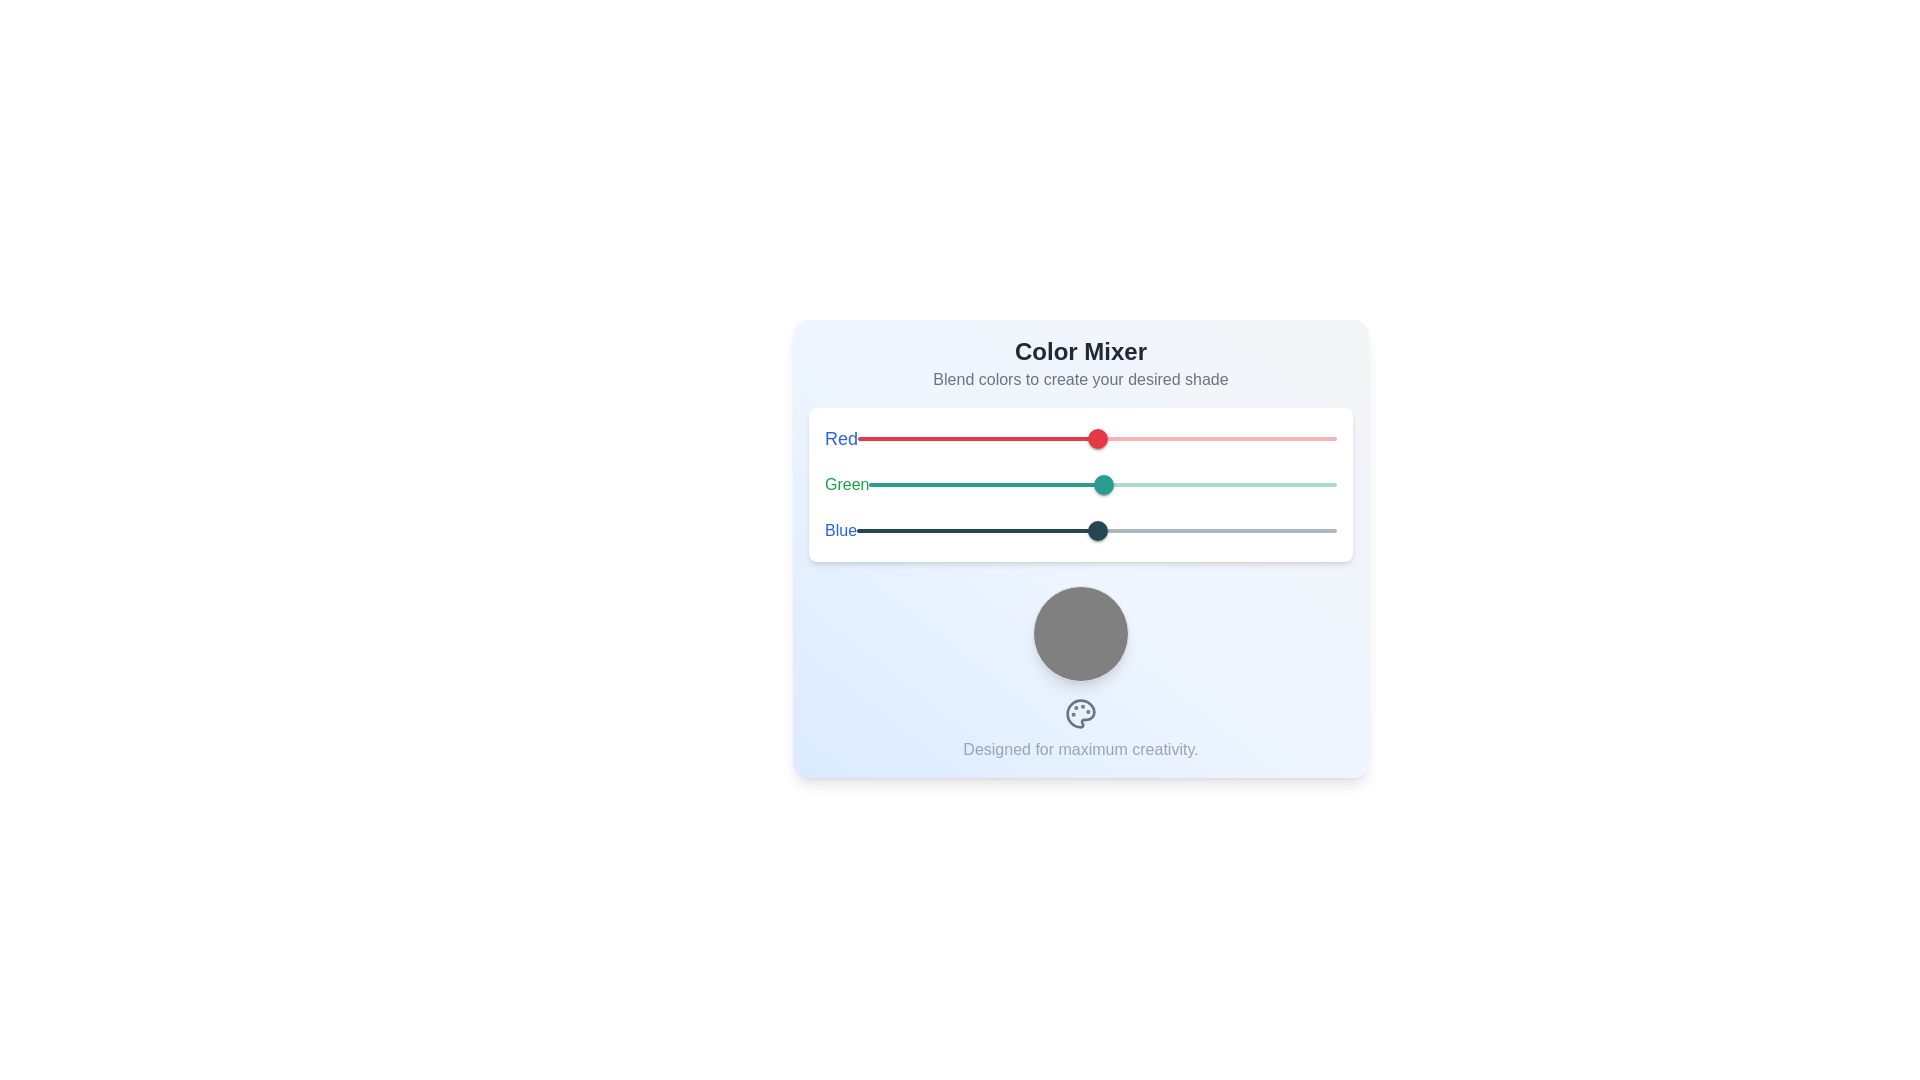  What do you see at coordinates (975, 485) in the screenshot?
I see `the green value` at bounding box center [975, 485].